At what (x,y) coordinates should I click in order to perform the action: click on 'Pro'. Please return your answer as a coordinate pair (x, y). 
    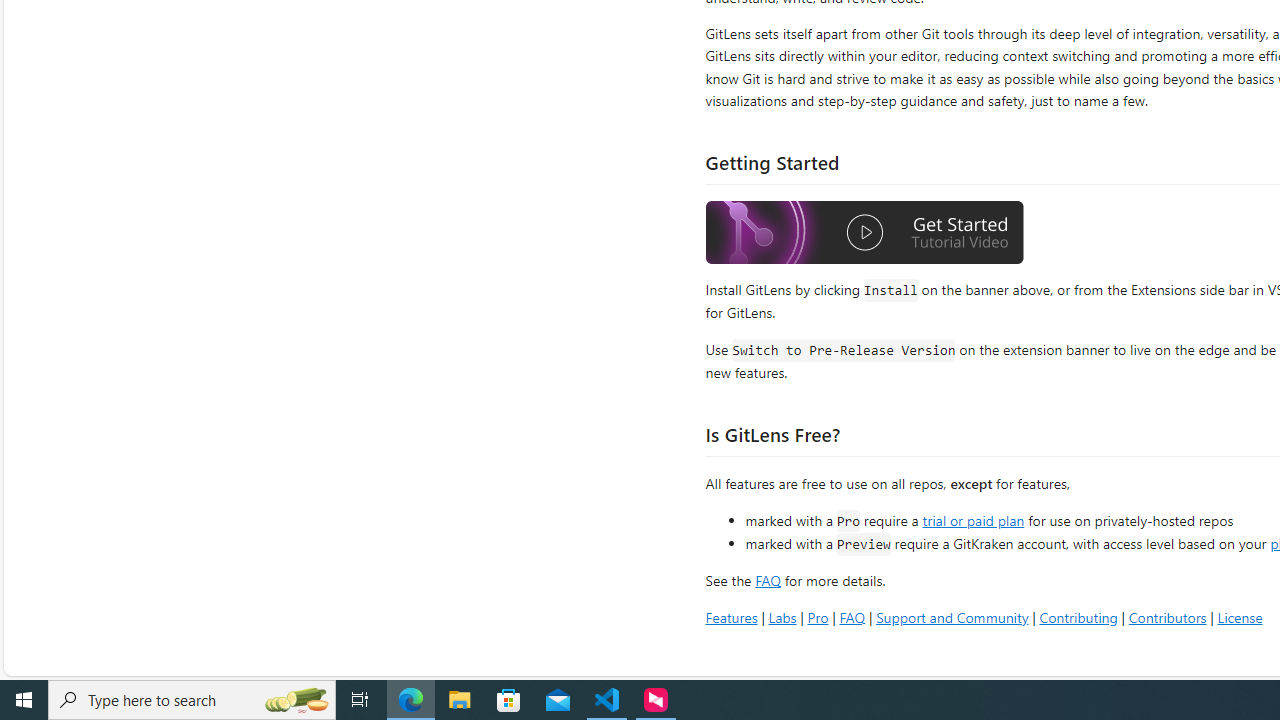
    Looking at the image, I should click on (817, 616).